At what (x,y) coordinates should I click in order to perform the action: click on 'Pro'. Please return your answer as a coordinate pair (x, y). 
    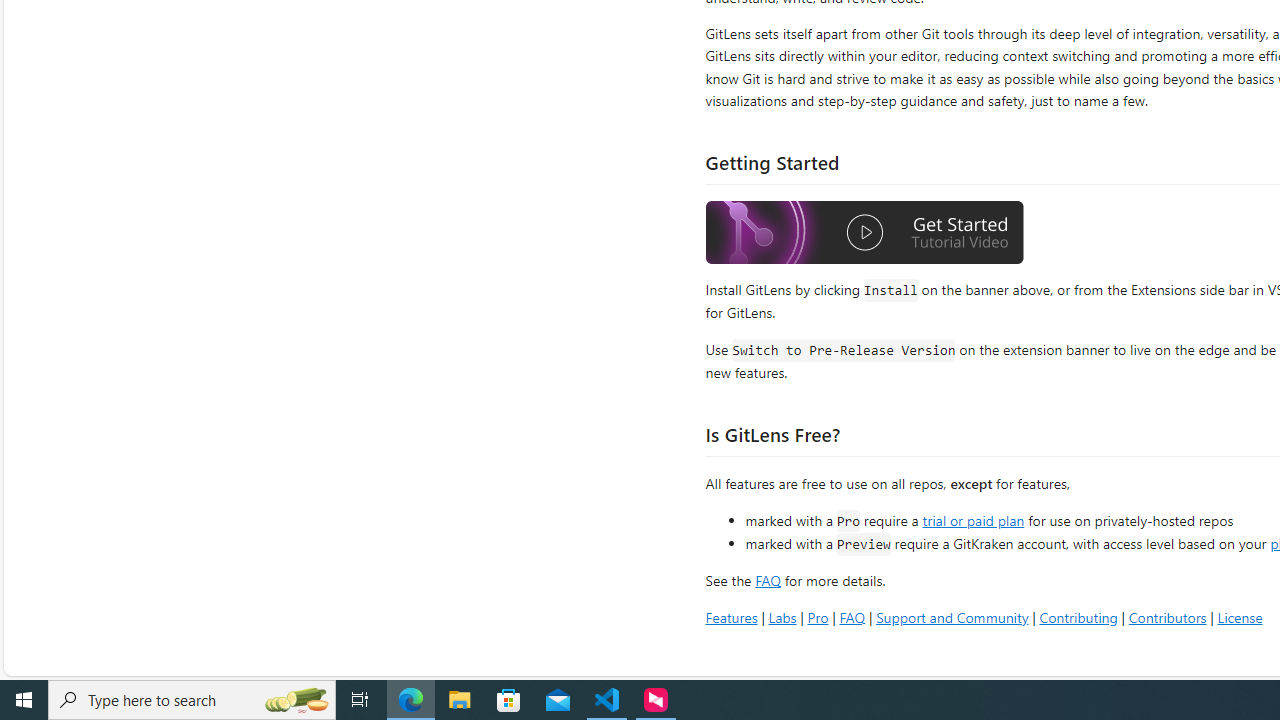
    Looking at the image, I should click on (817, 616).